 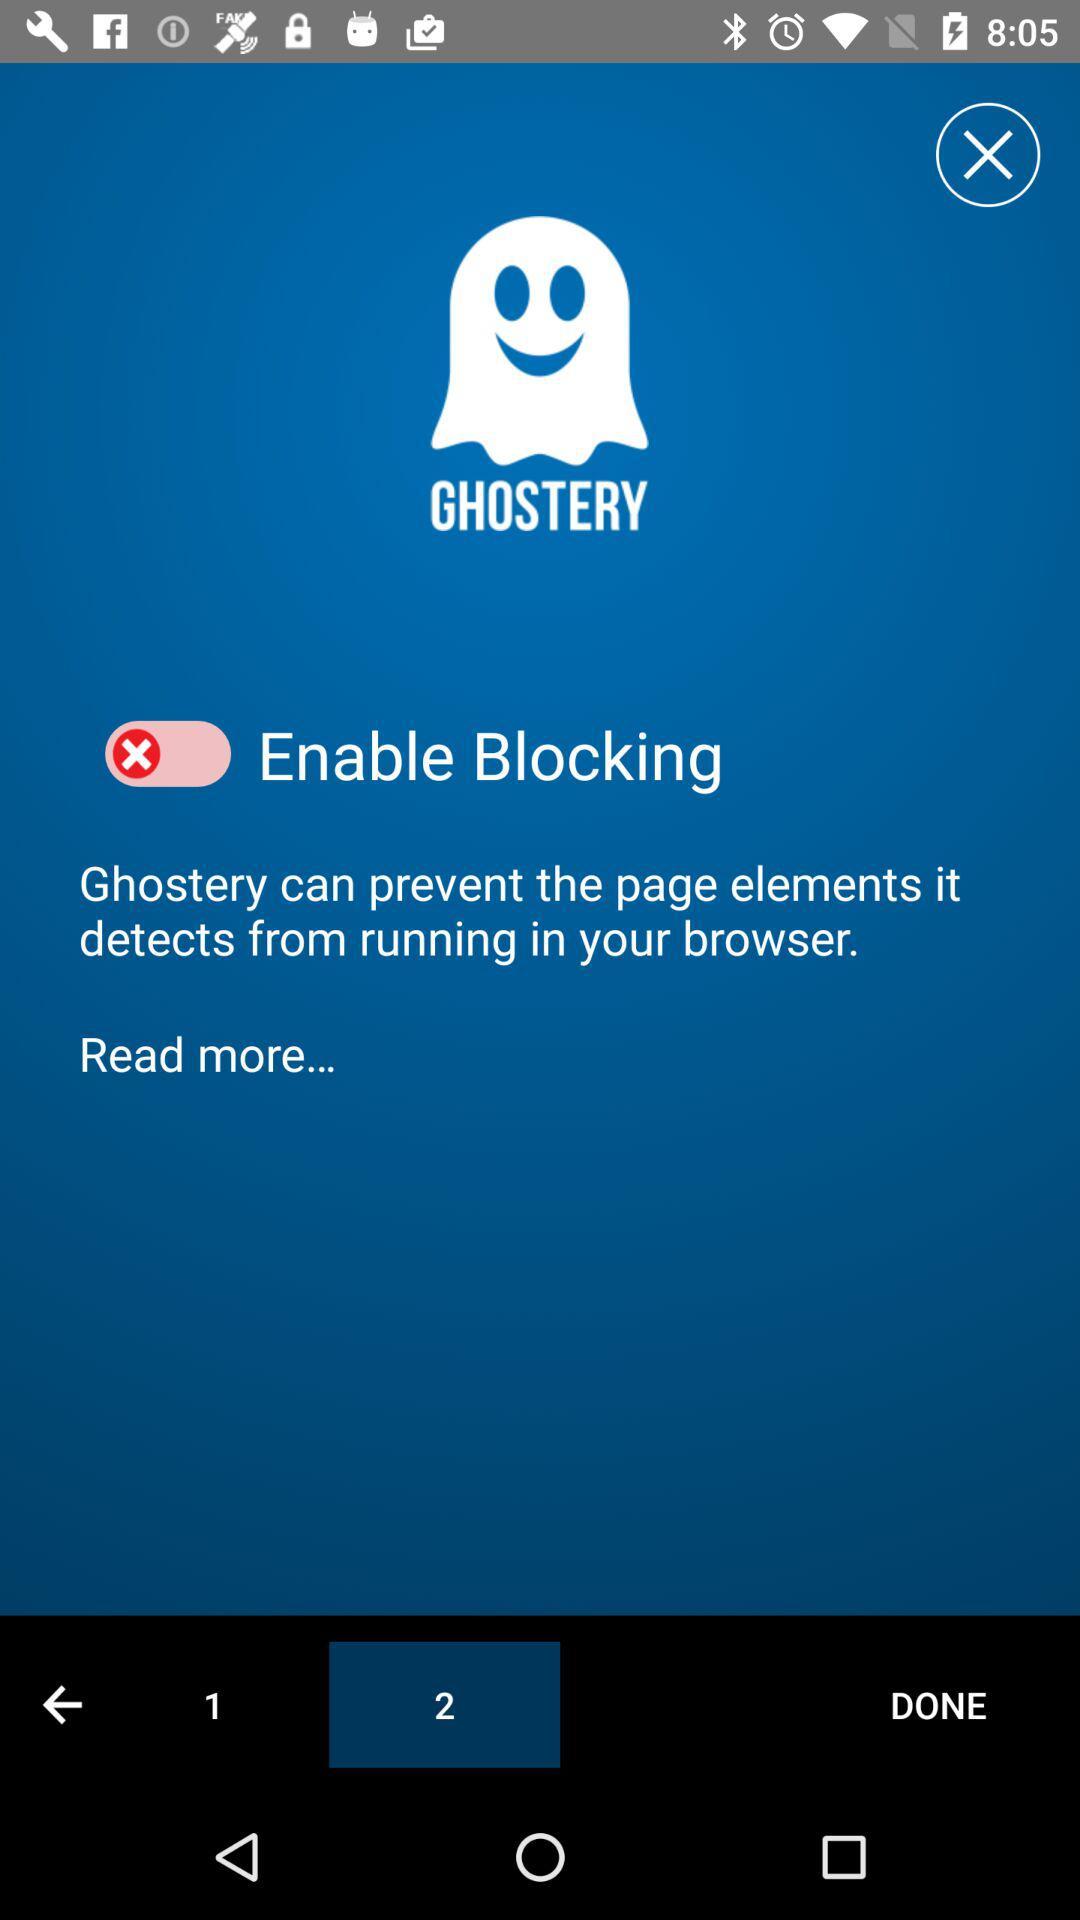 What do you see at coordinates (540, 1052) in the screenshot?
I see `the item below the ghostery can prevent` at bounding box center [540, 1052].